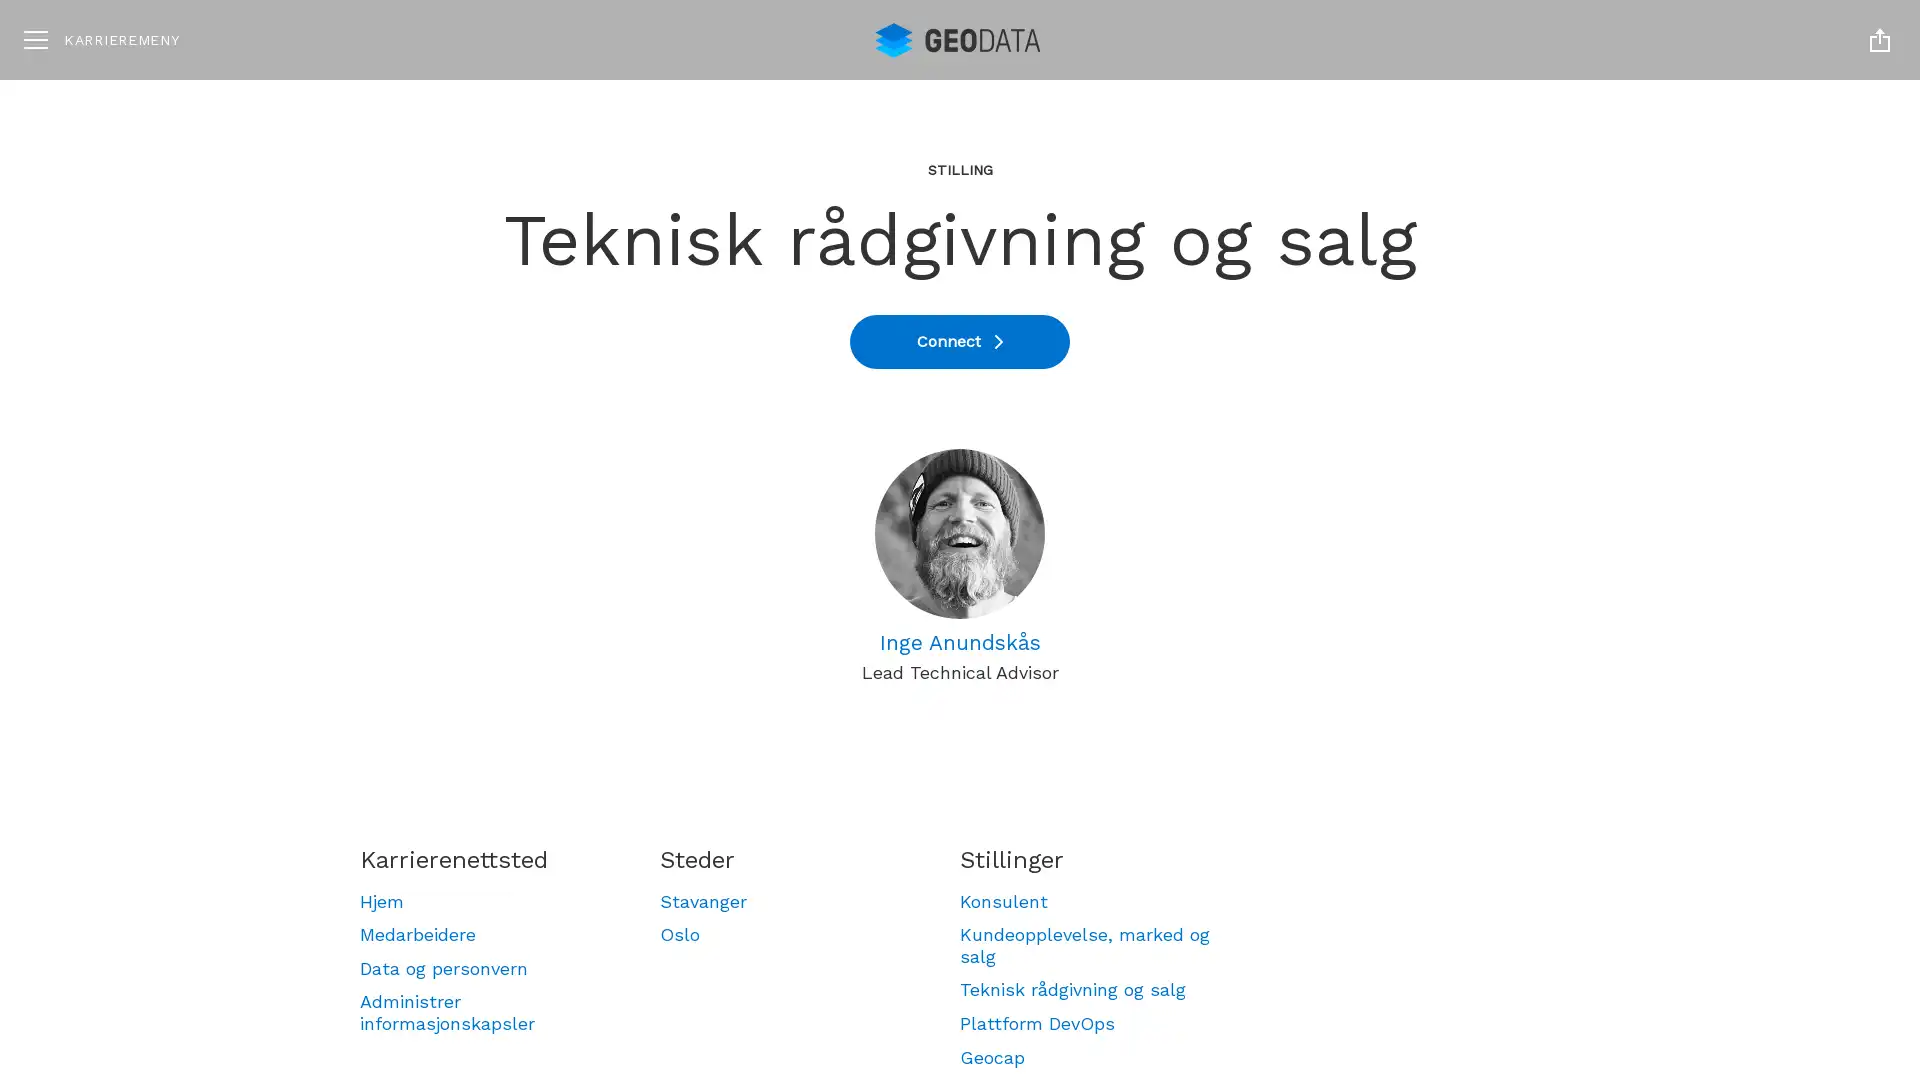  I want to click on Administrer informasjonskapsler, so click(491, 1012).